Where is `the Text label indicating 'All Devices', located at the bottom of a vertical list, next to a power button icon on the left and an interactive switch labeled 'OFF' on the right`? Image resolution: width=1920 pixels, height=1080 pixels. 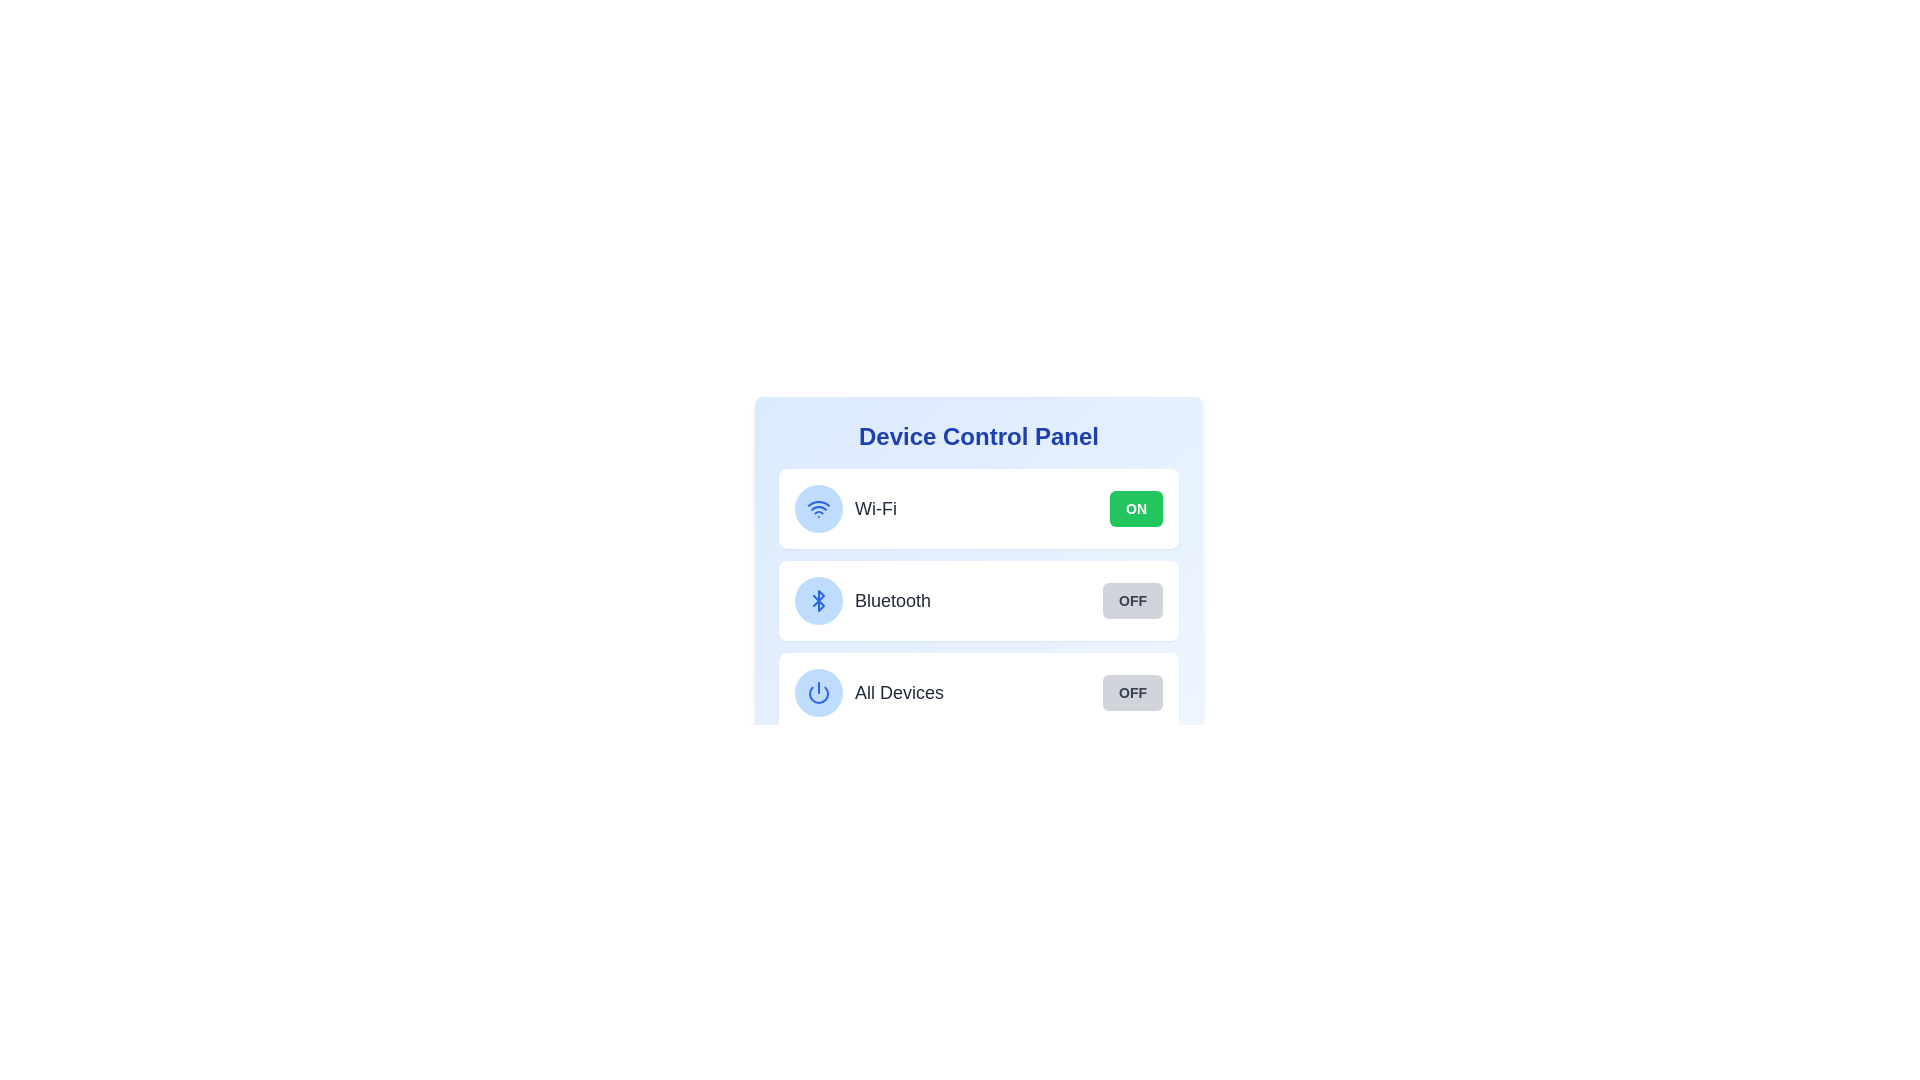
the Text label indicating 'All Devices', located at the bottom of a vertical list, next to a power button icon on the left and an interactive switch labeled 'OFF' on the right is located at coordinates (898, 692).